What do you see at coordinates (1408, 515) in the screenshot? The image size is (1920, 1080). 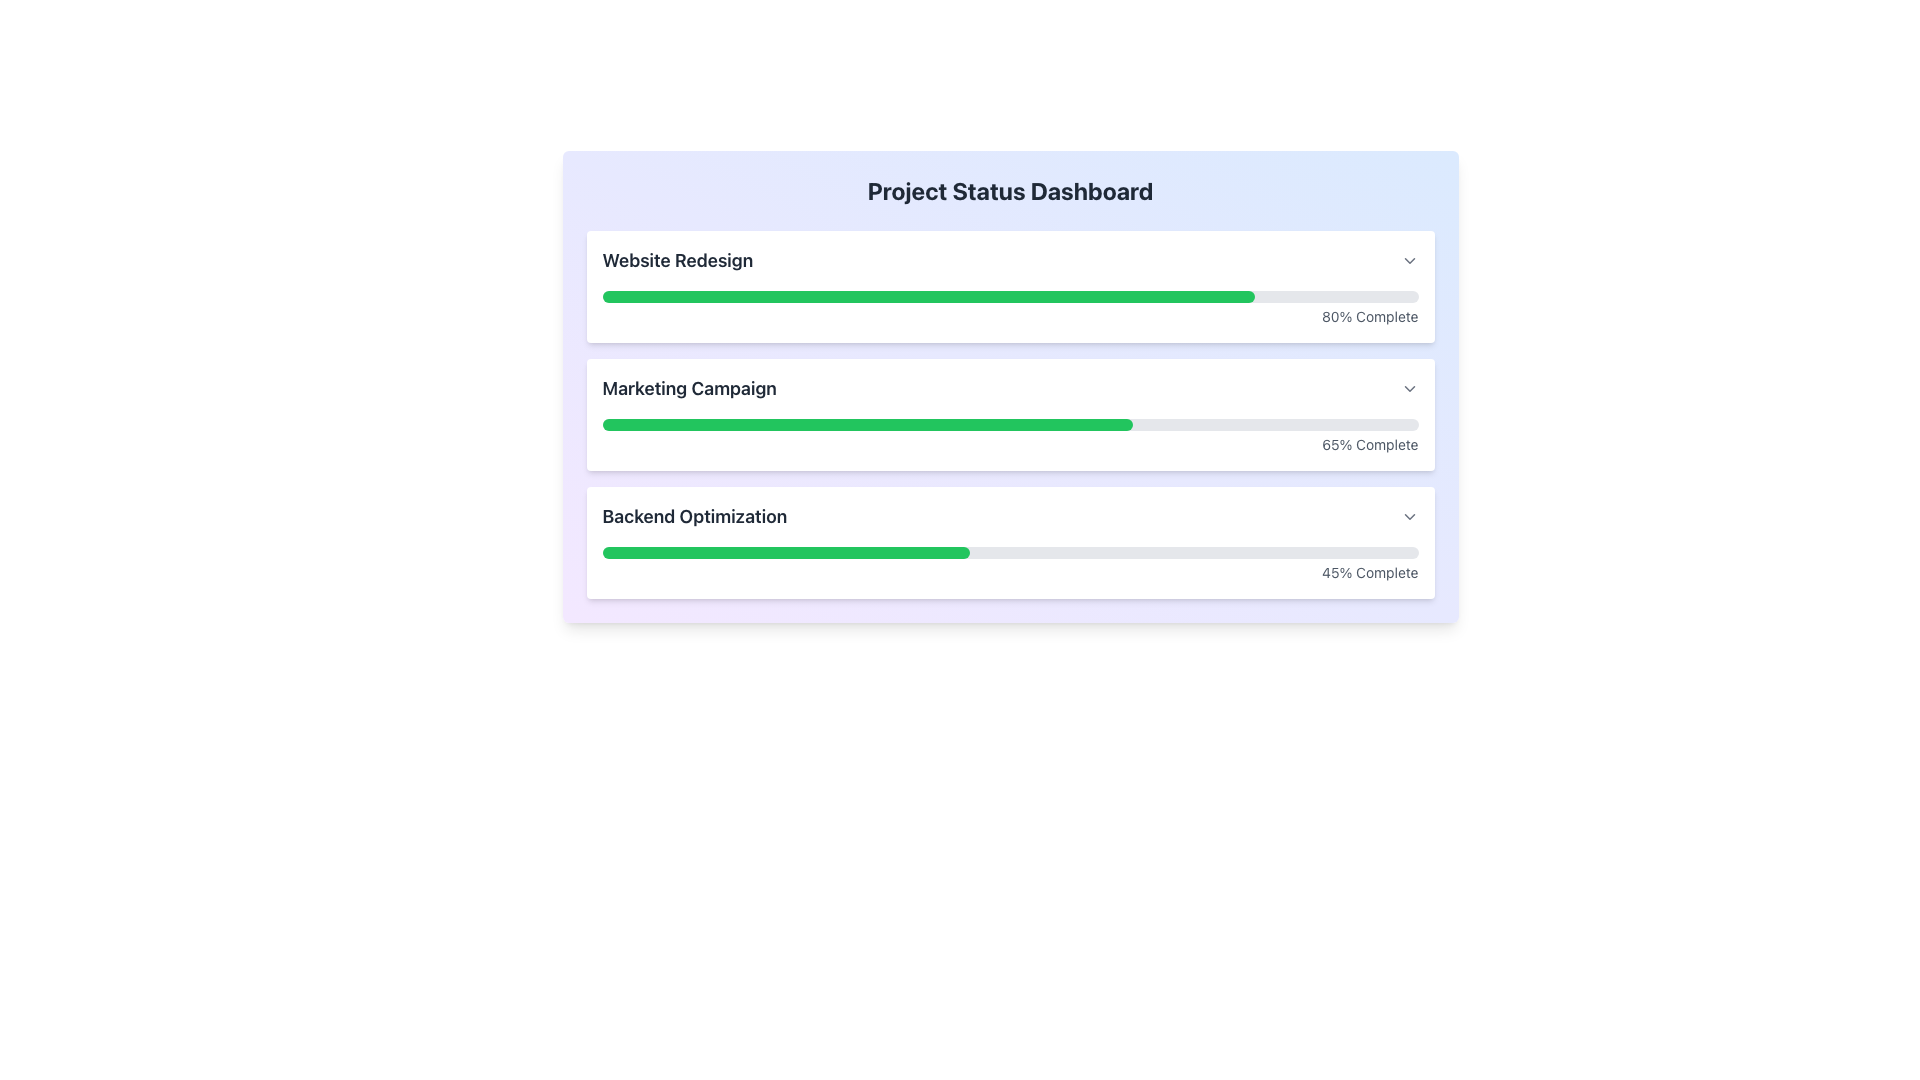 I see `the Dropdown Trigger Icon, which resembles a chevron-down icon located at the bottom-right corner of the 'Backend Optimization' section, to change its appearance` at bounding box center [1408, 515].